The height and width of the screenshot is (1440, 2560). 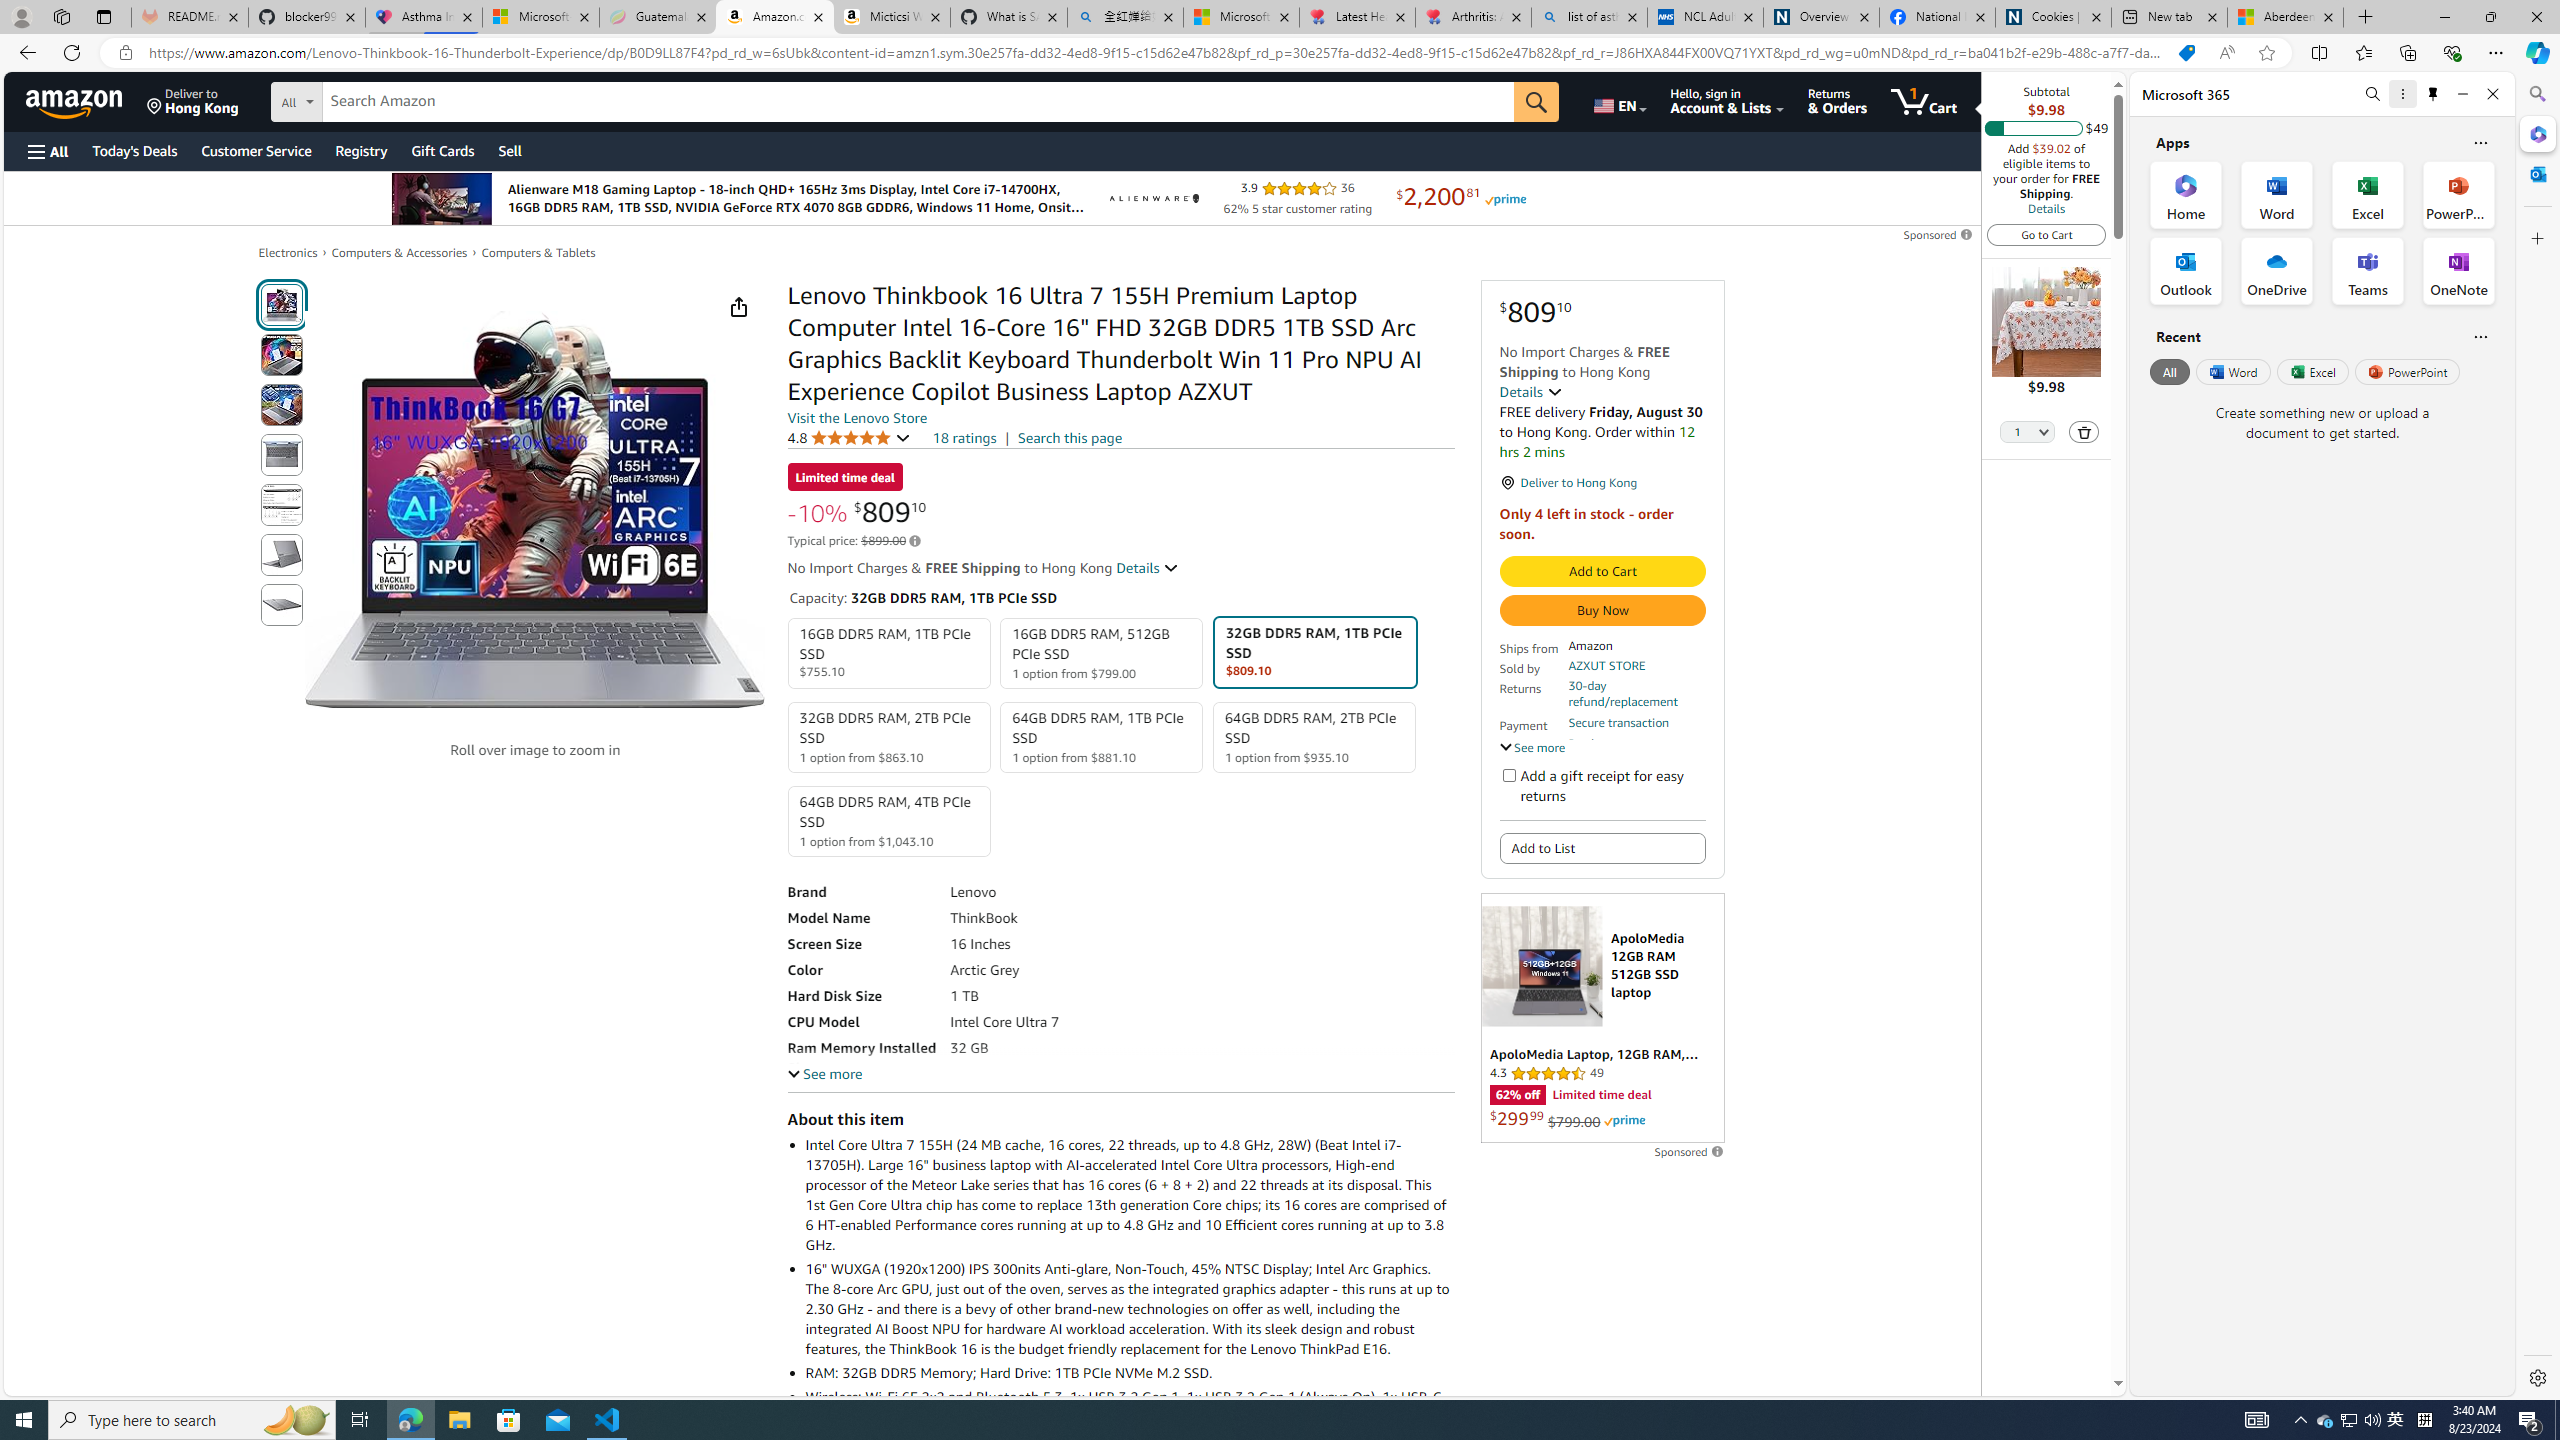 I want to click on 'AZXUT STORE', so click(x=1606, y=665).